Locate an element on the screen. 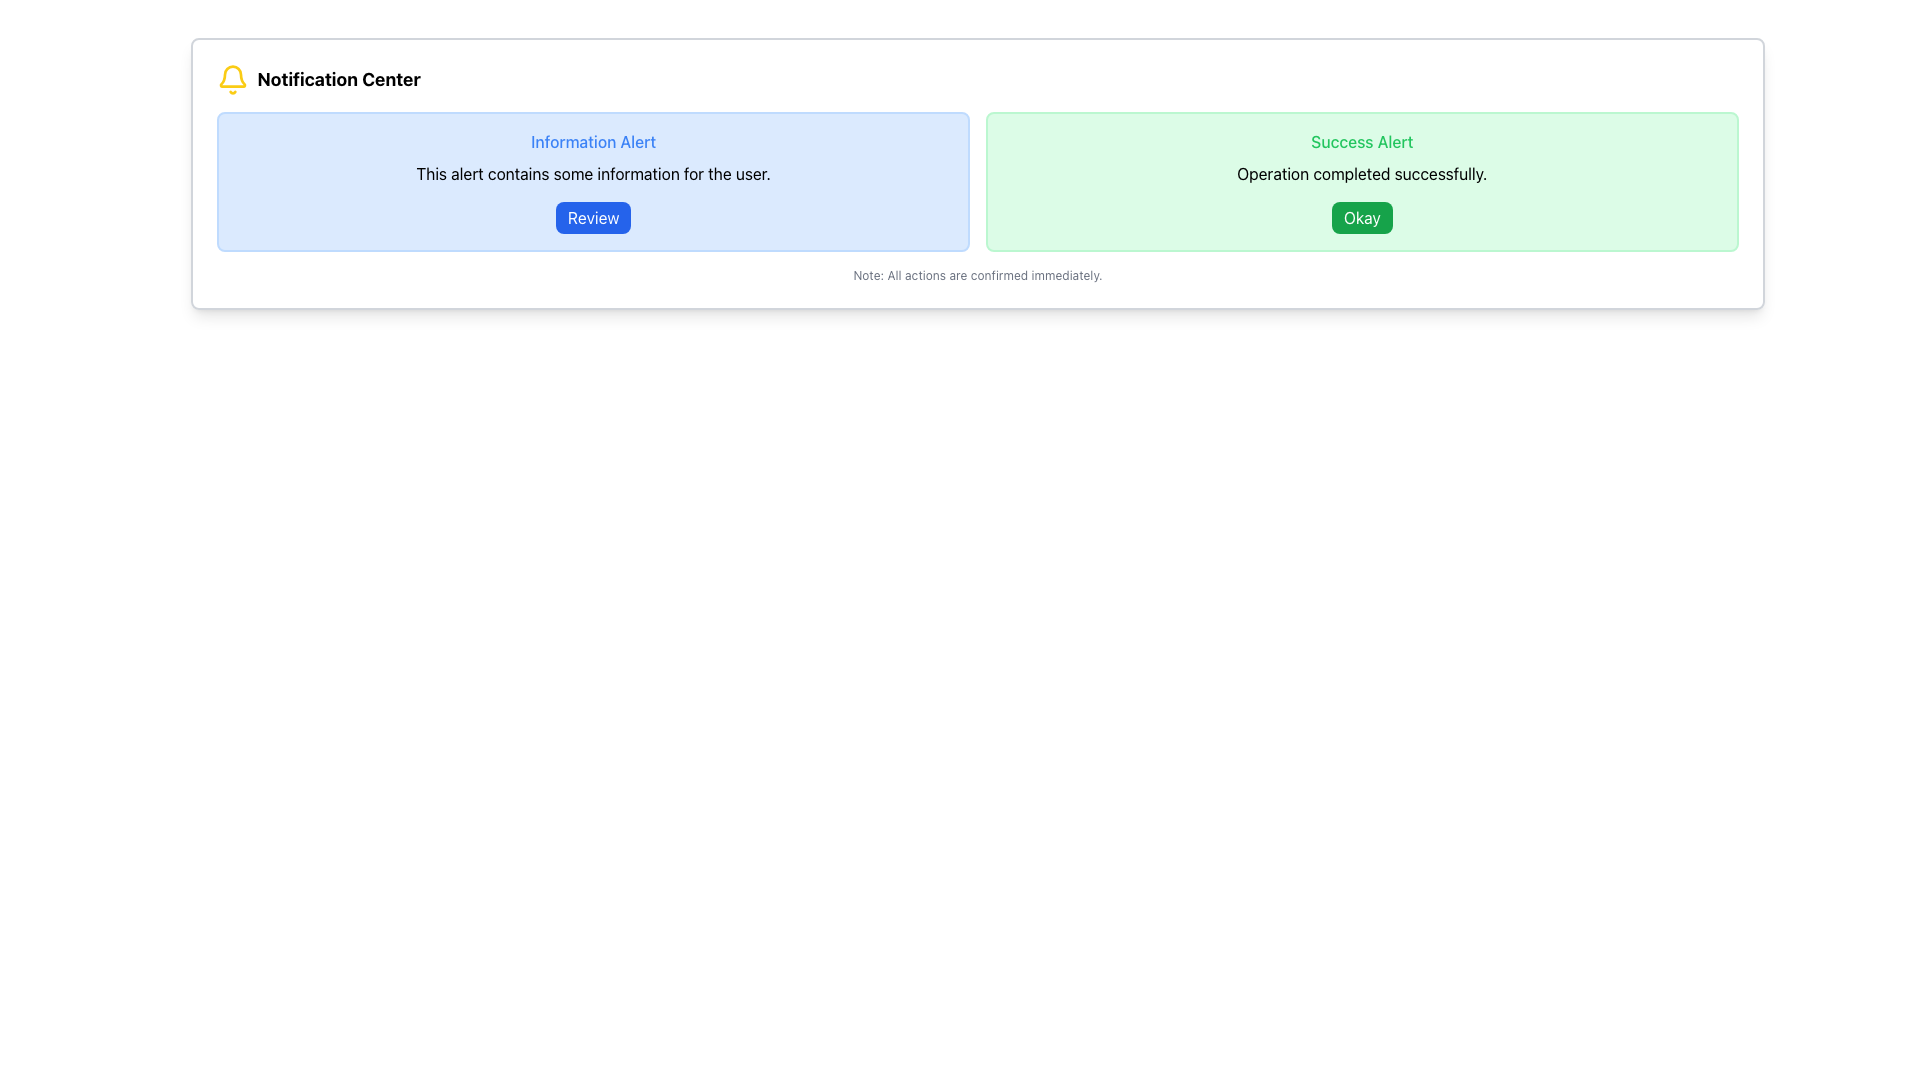 Image resolution: width=1920 pixels, height=1080 pixels. the yellow bell icon representing notifications, located to the left of the 'Notification Center' text is located at coordinates (233, 79).